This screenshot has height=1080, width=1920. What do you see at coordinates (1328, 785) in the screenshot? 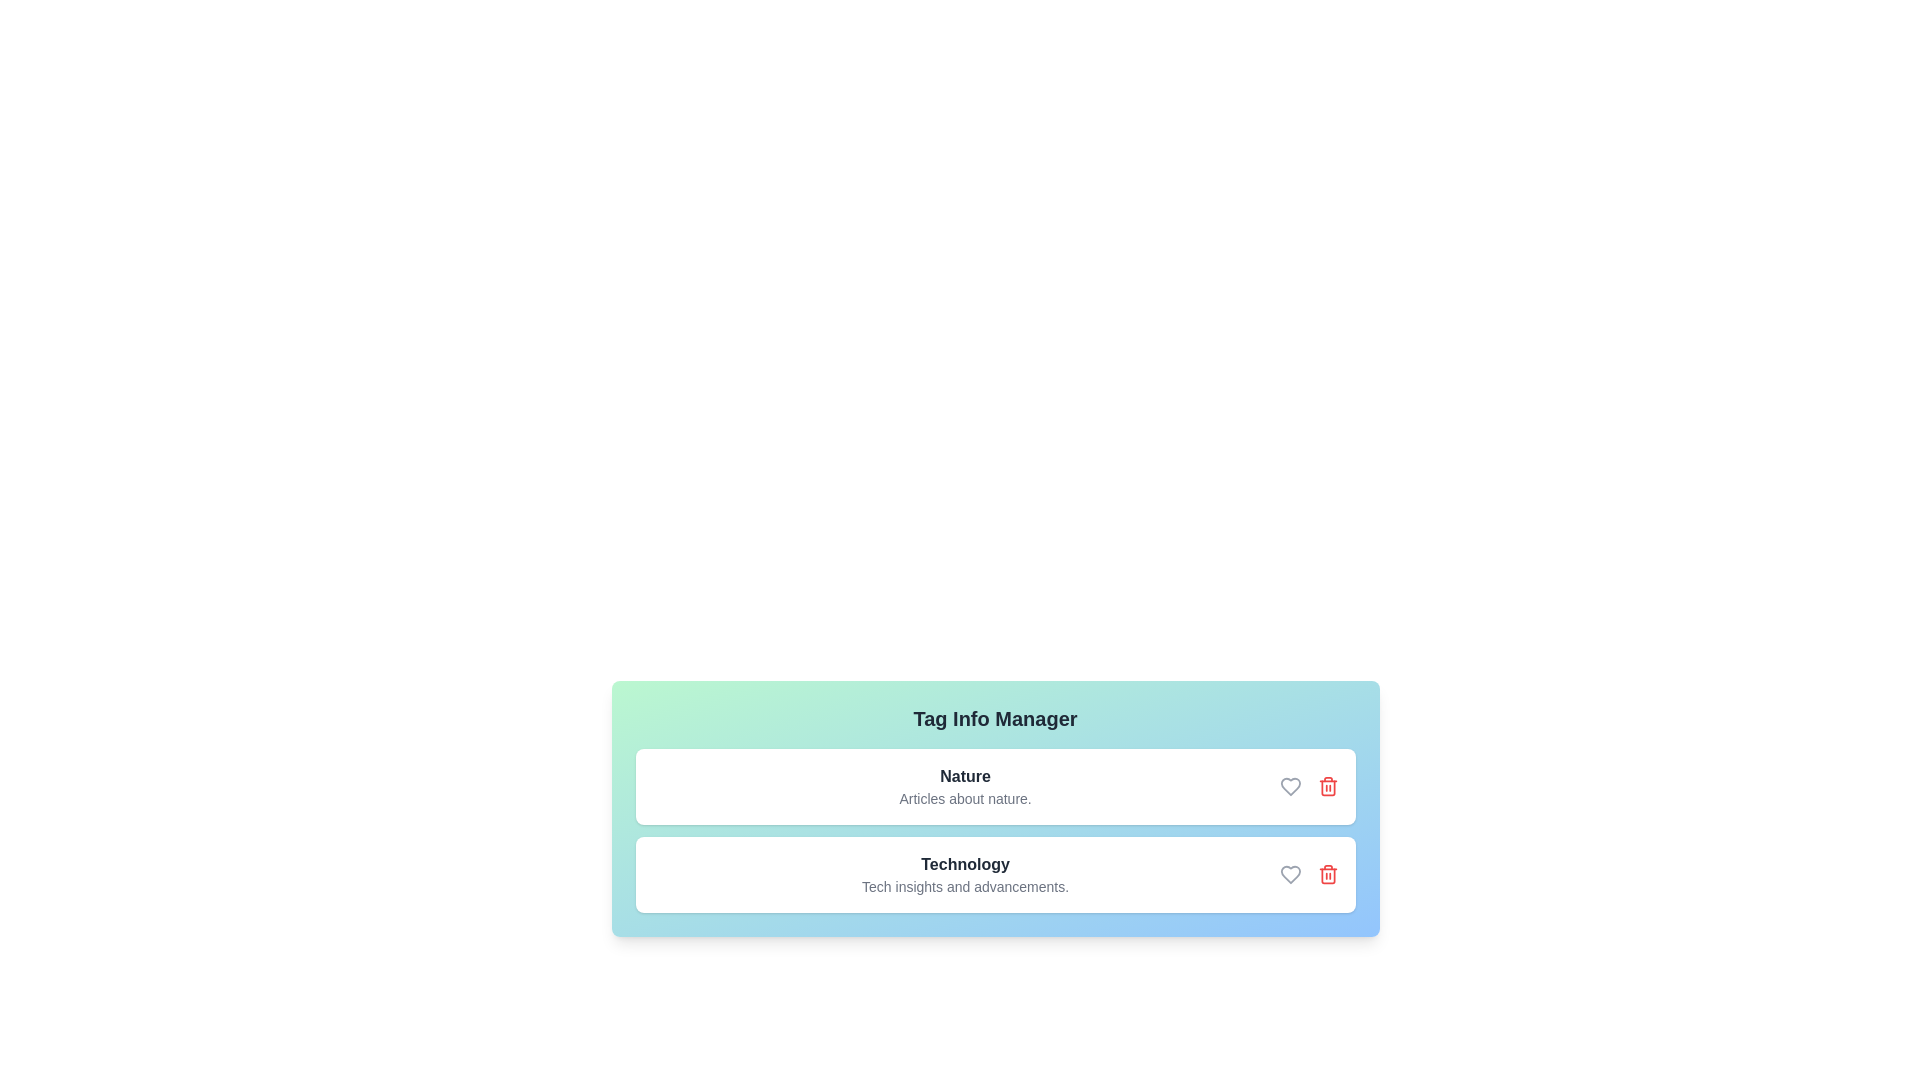
I see `the trash icon to remove the tag labeled Nature` at bounding box center [1328, 785].